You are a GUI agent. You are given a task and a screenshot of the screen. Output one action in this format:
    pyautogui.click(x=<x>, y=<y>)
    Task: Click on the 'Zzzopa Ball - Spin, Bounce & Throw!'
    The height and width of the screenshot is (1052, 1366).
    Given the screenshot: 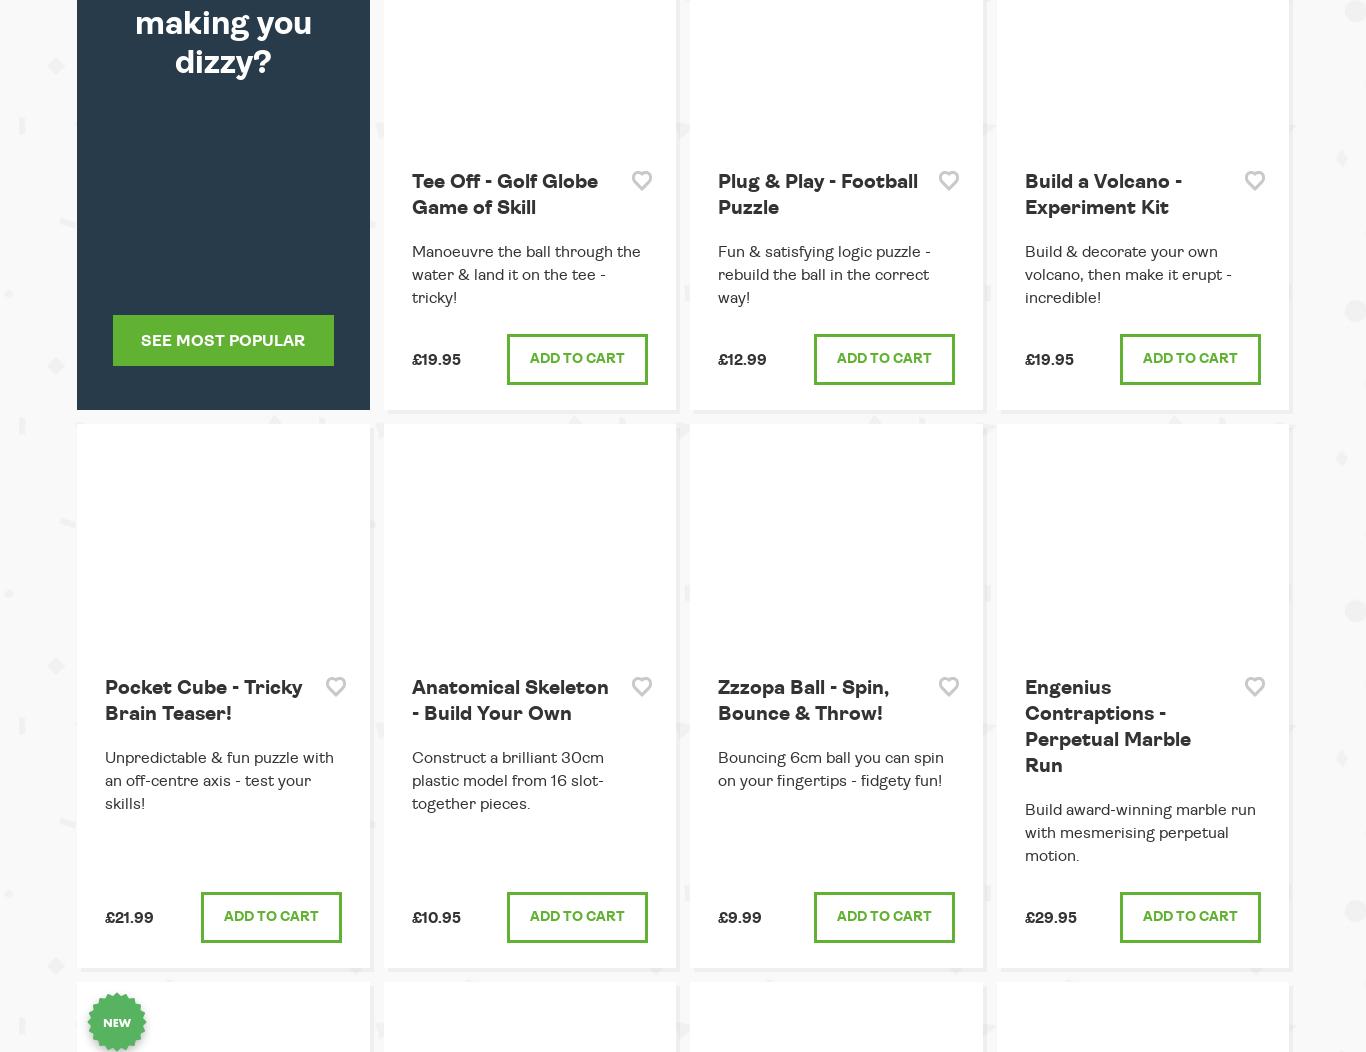 What is the action you would take?
    pyautogui.click(x=802, y=699)
    